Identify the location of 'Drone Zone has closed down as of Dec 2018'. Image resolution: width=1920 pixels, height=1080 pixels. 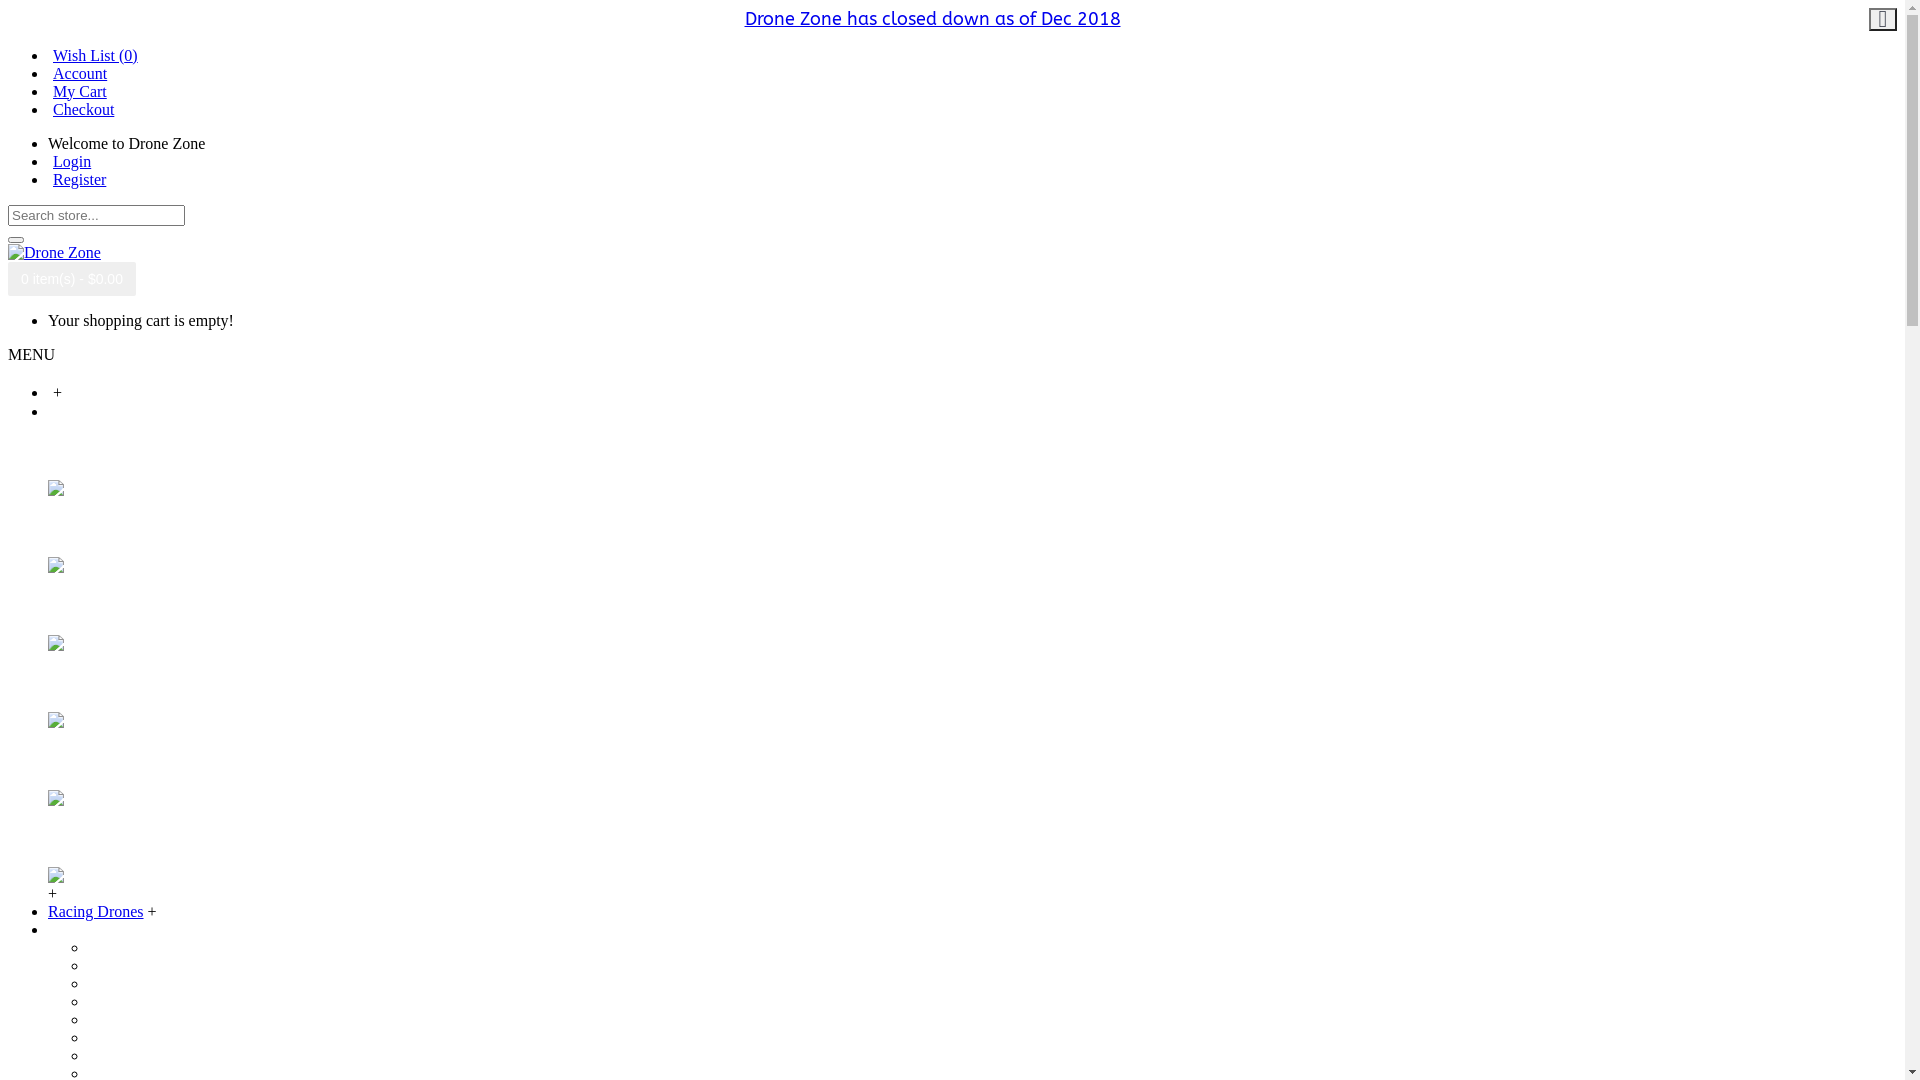
(930, 19).